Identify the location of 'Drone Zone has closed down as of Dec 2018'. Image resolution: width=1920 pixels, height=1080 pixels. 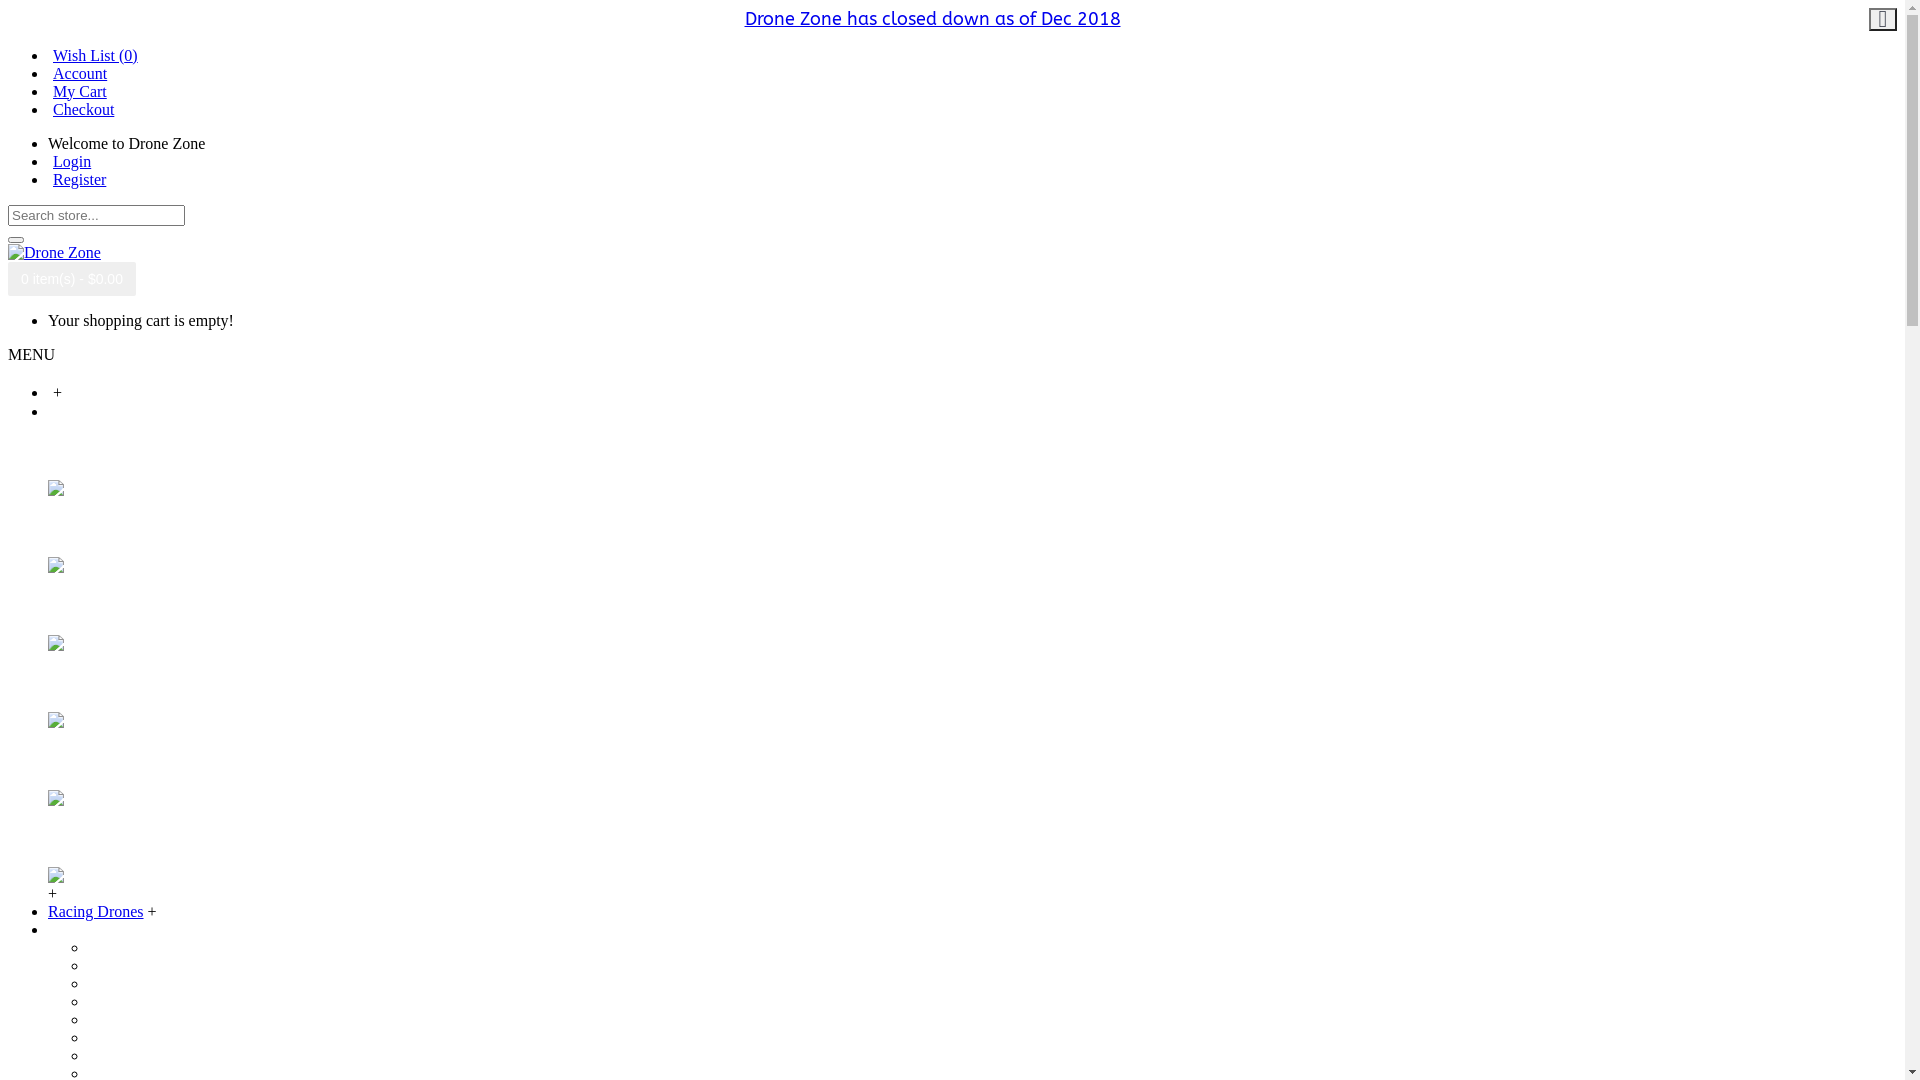
(930, 19).